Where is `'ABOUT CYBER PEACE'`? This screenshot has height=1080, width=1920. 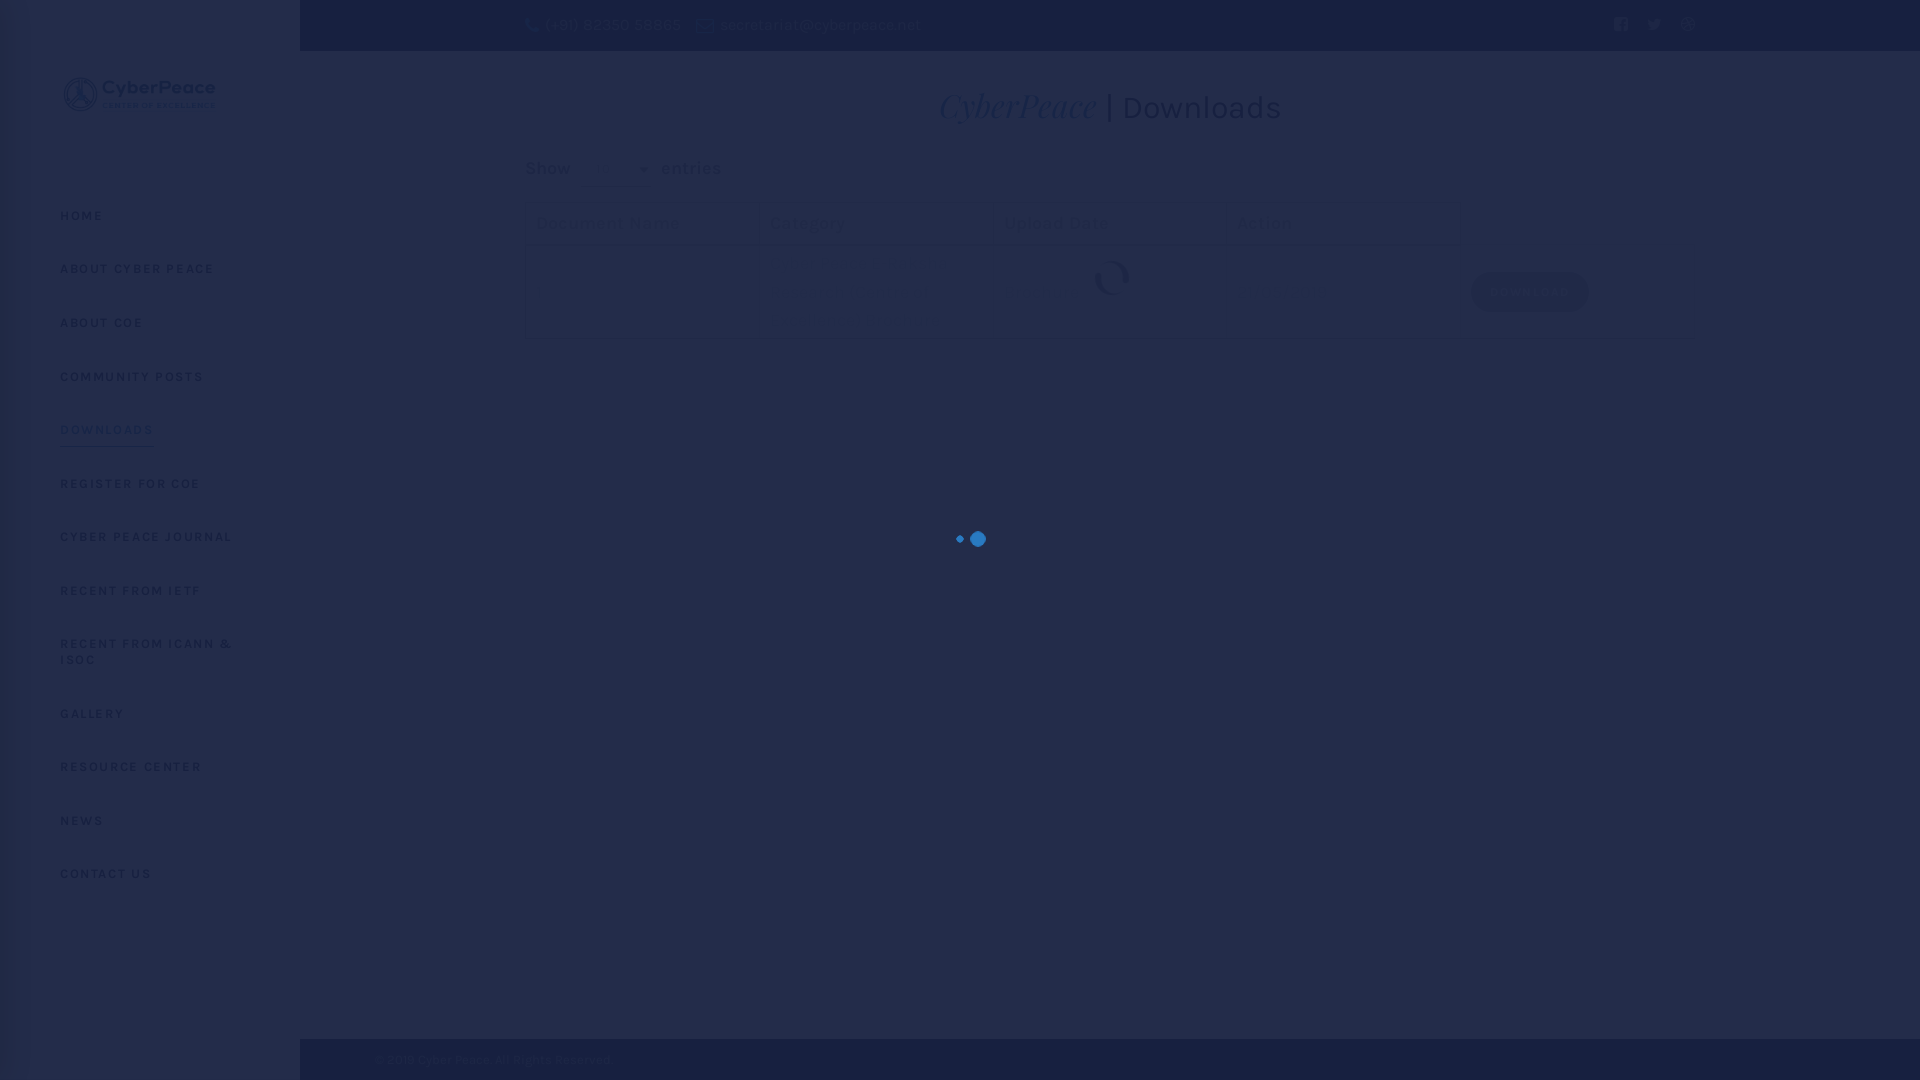
'ABOUT CYBER PEACE' is located at coordinates (0, 268).